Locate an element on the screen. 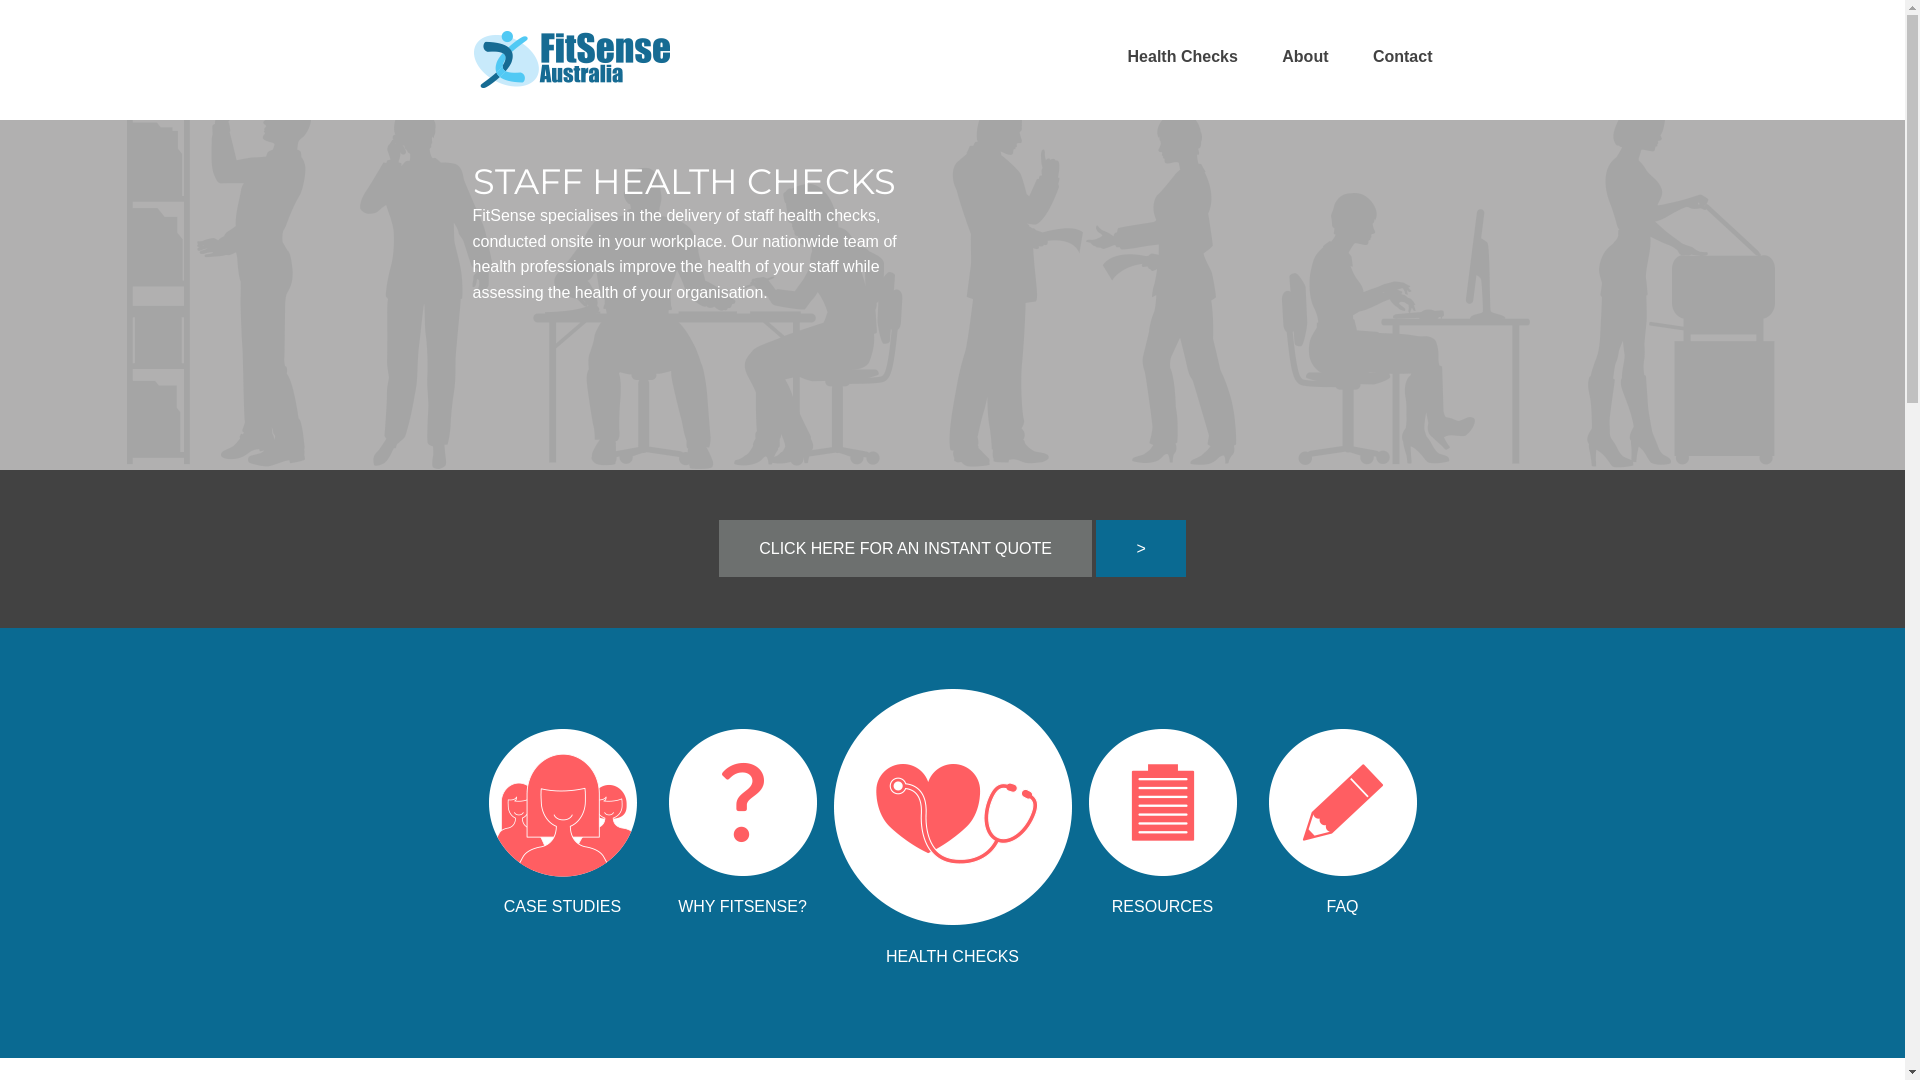 The height and width of the screenshot is (1080, 1920). 'Contact' is located at coordinates (1401, 55).